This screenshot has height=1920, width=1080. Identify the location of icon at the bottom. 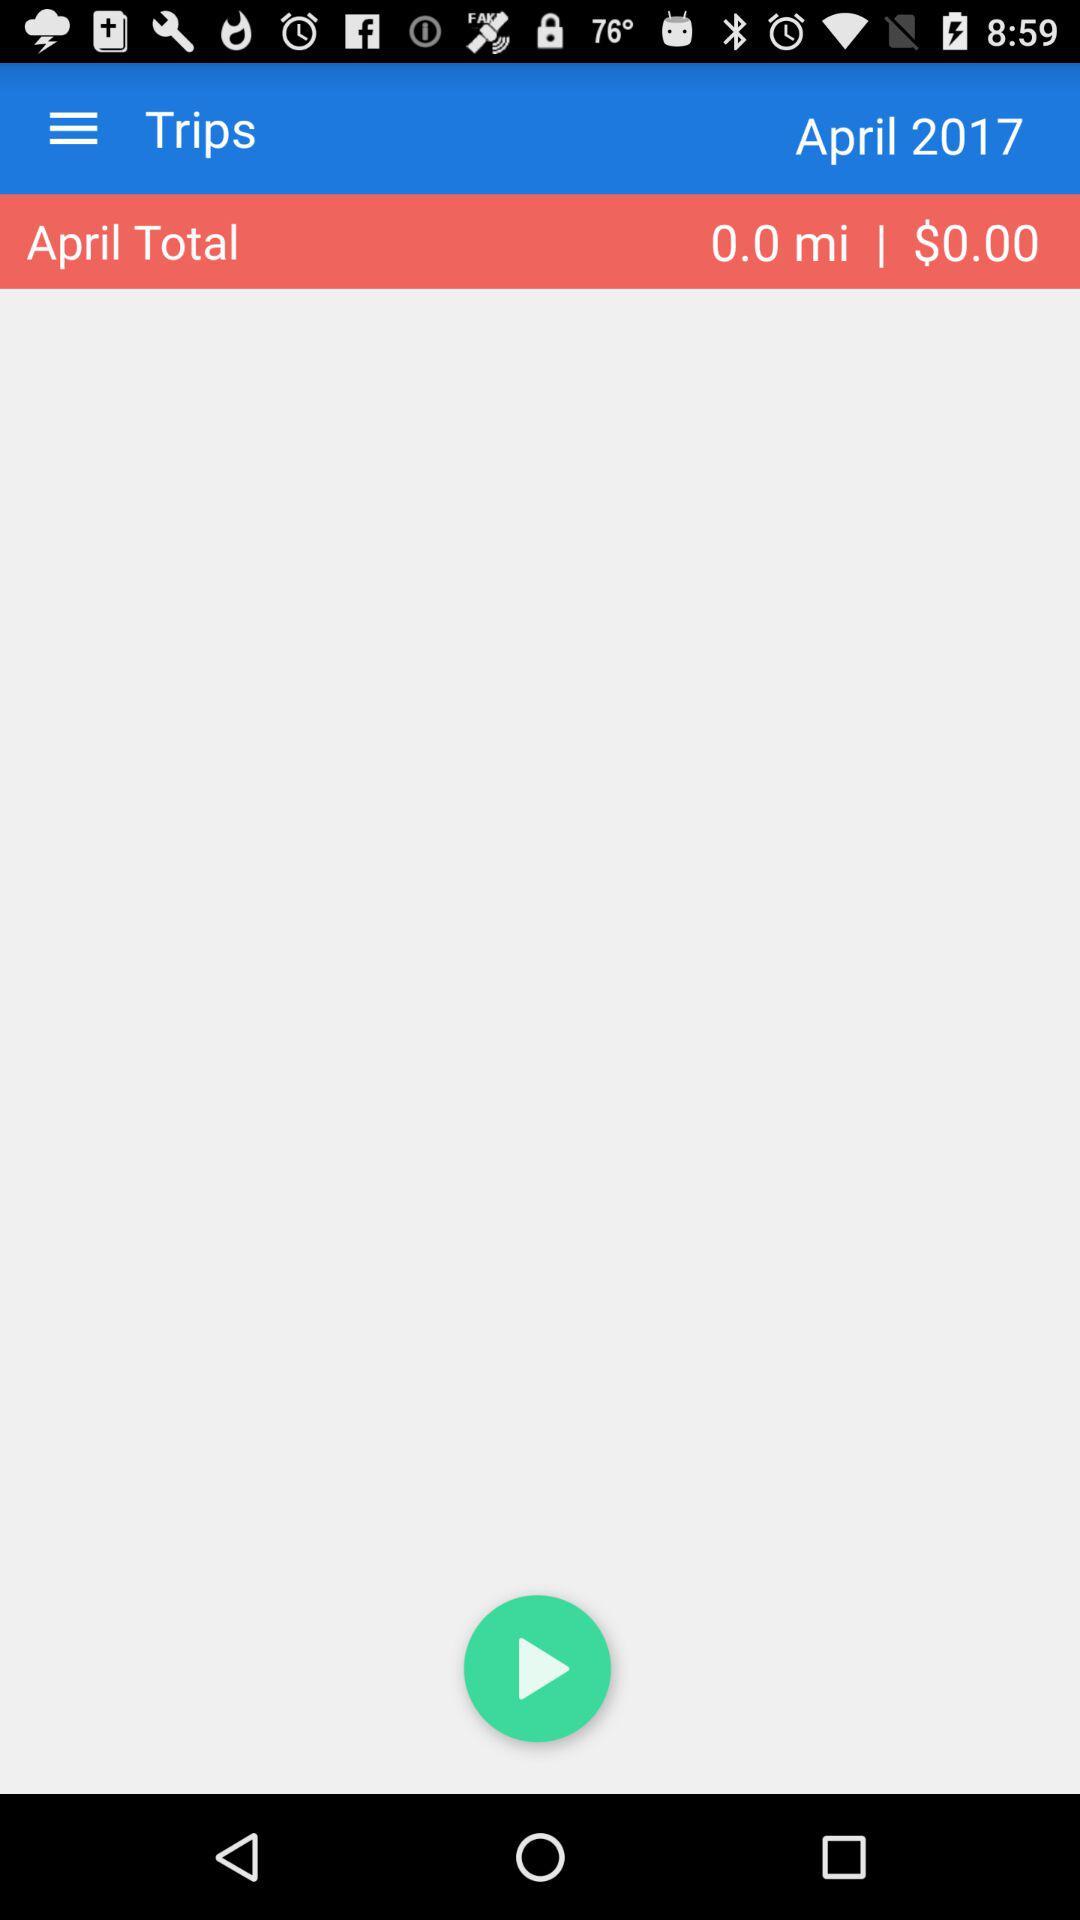
(540, 1673).